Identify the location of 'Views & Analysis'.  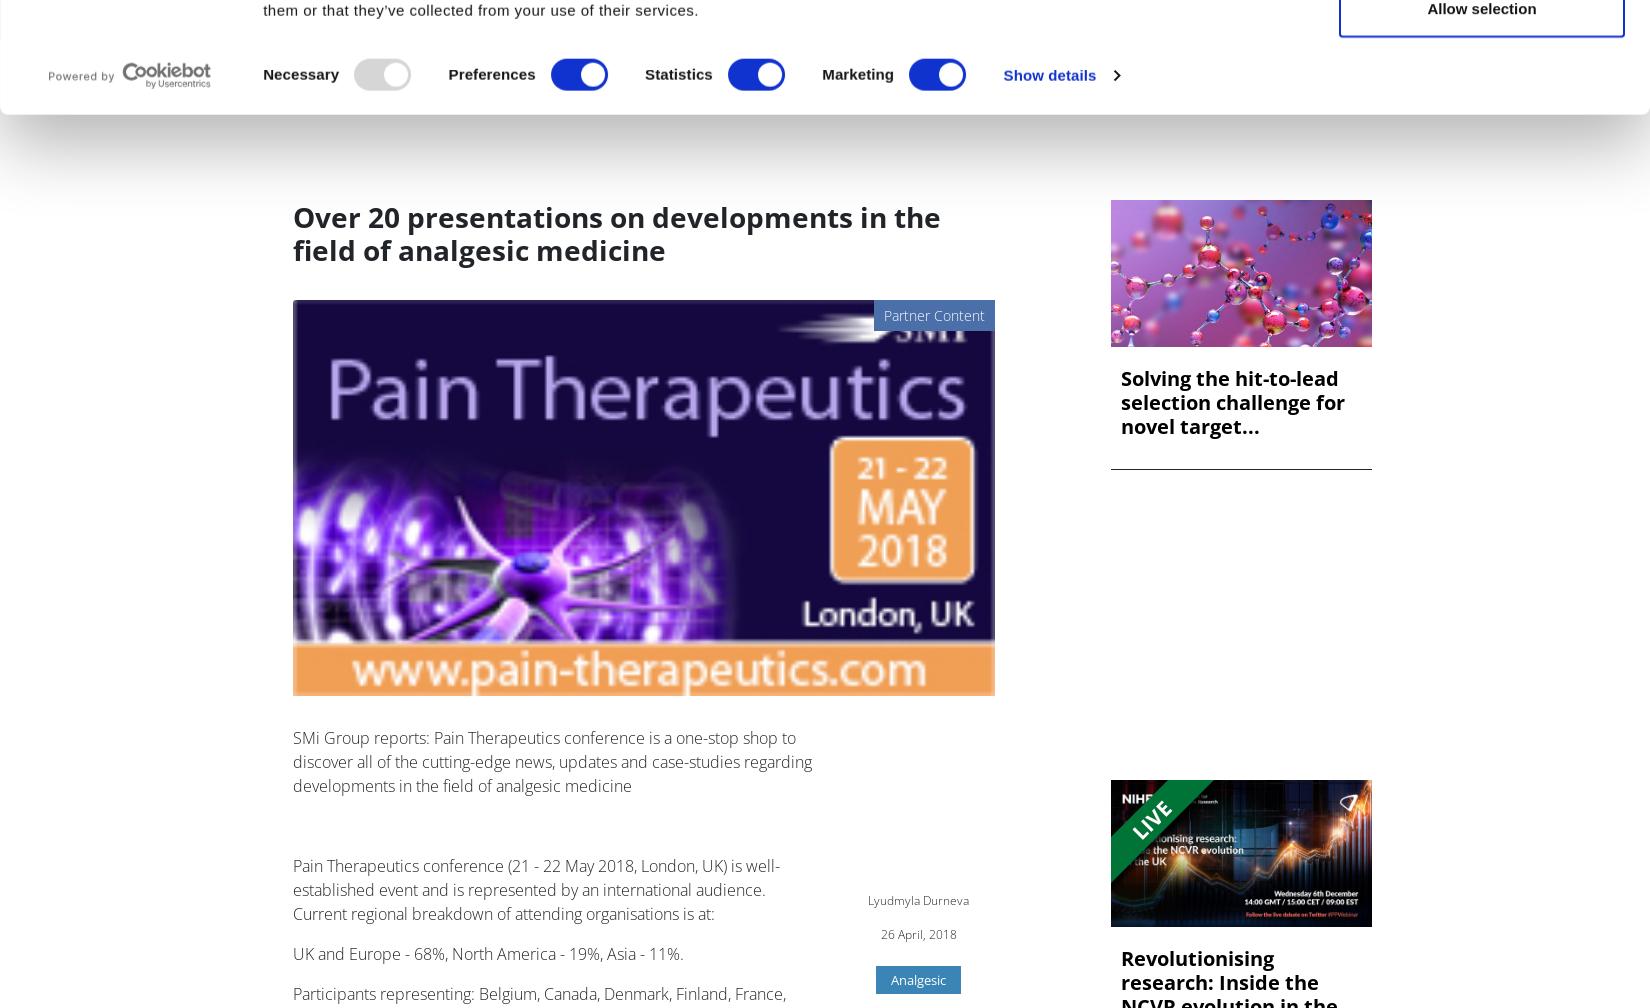
(610, 81).